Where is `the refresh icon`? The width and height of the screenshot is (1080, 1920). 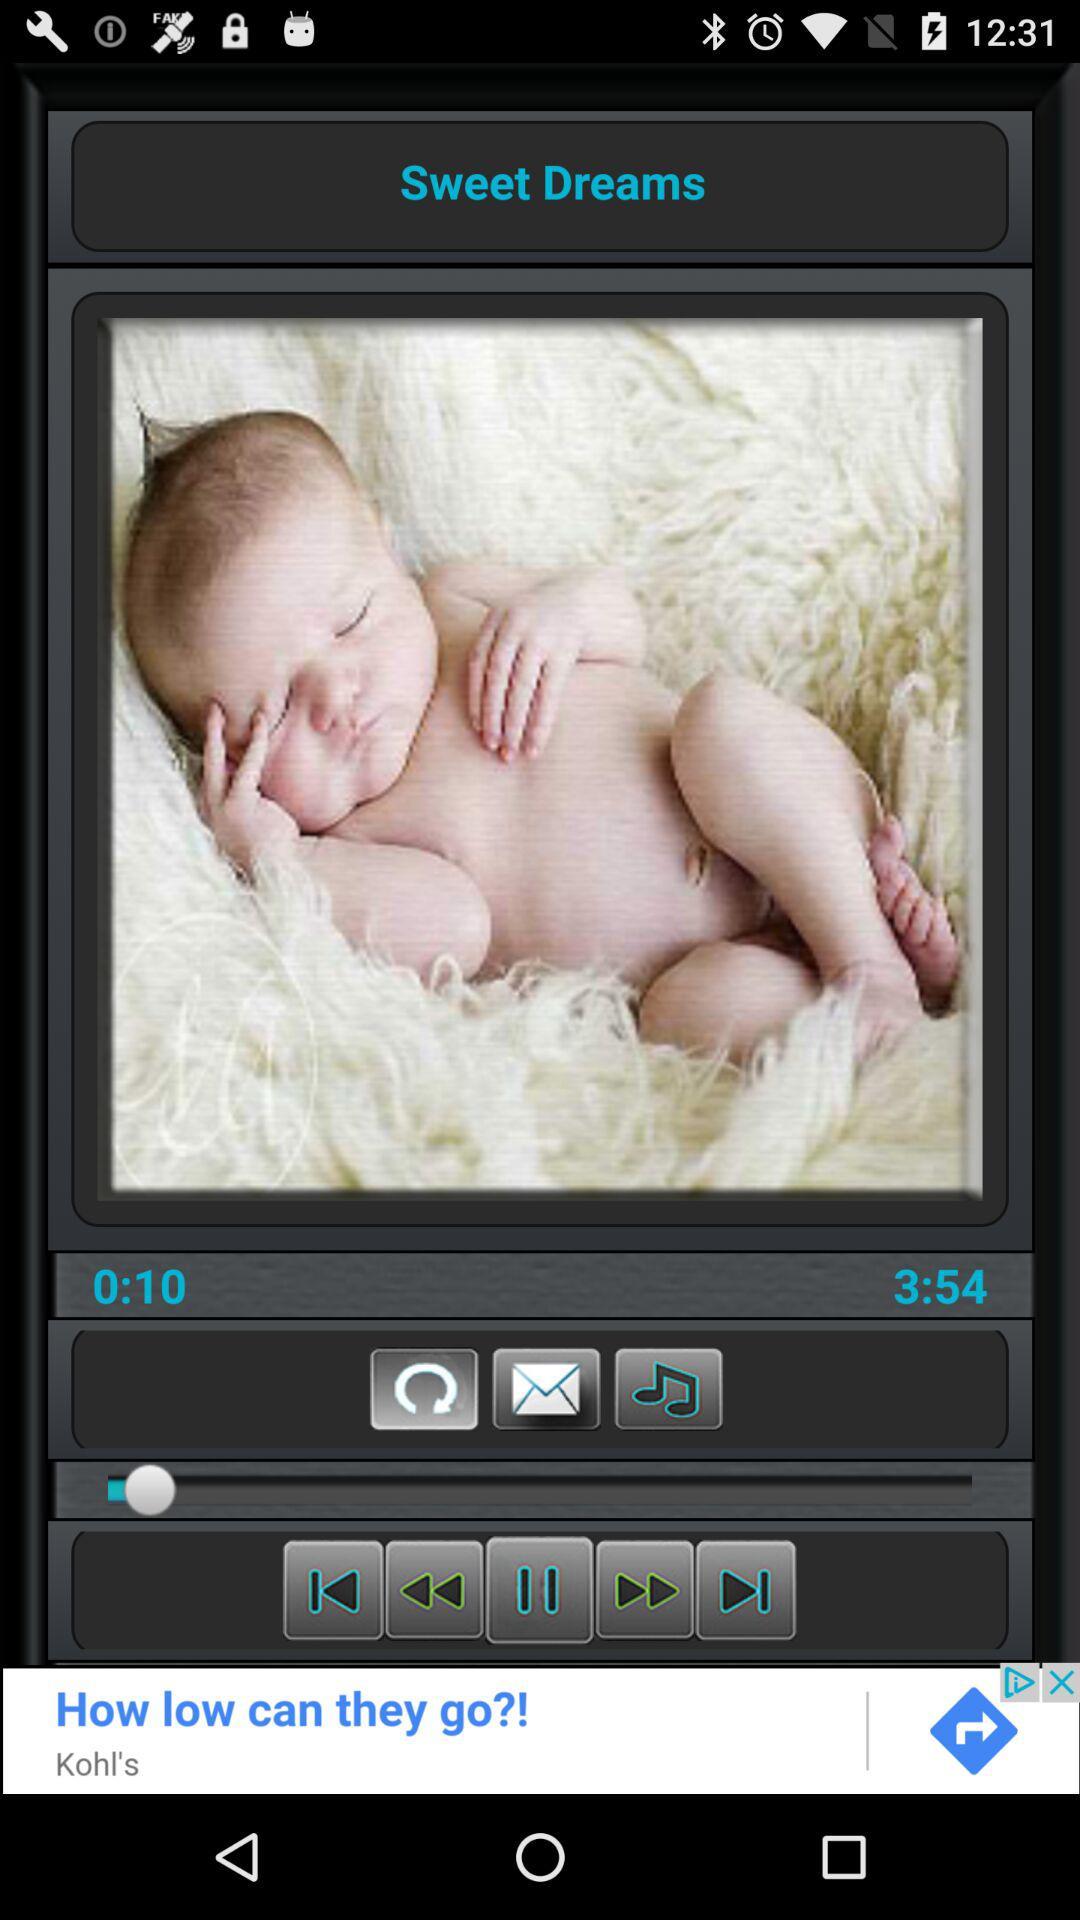
the refresh icon is located at coordinates (423, 1486).